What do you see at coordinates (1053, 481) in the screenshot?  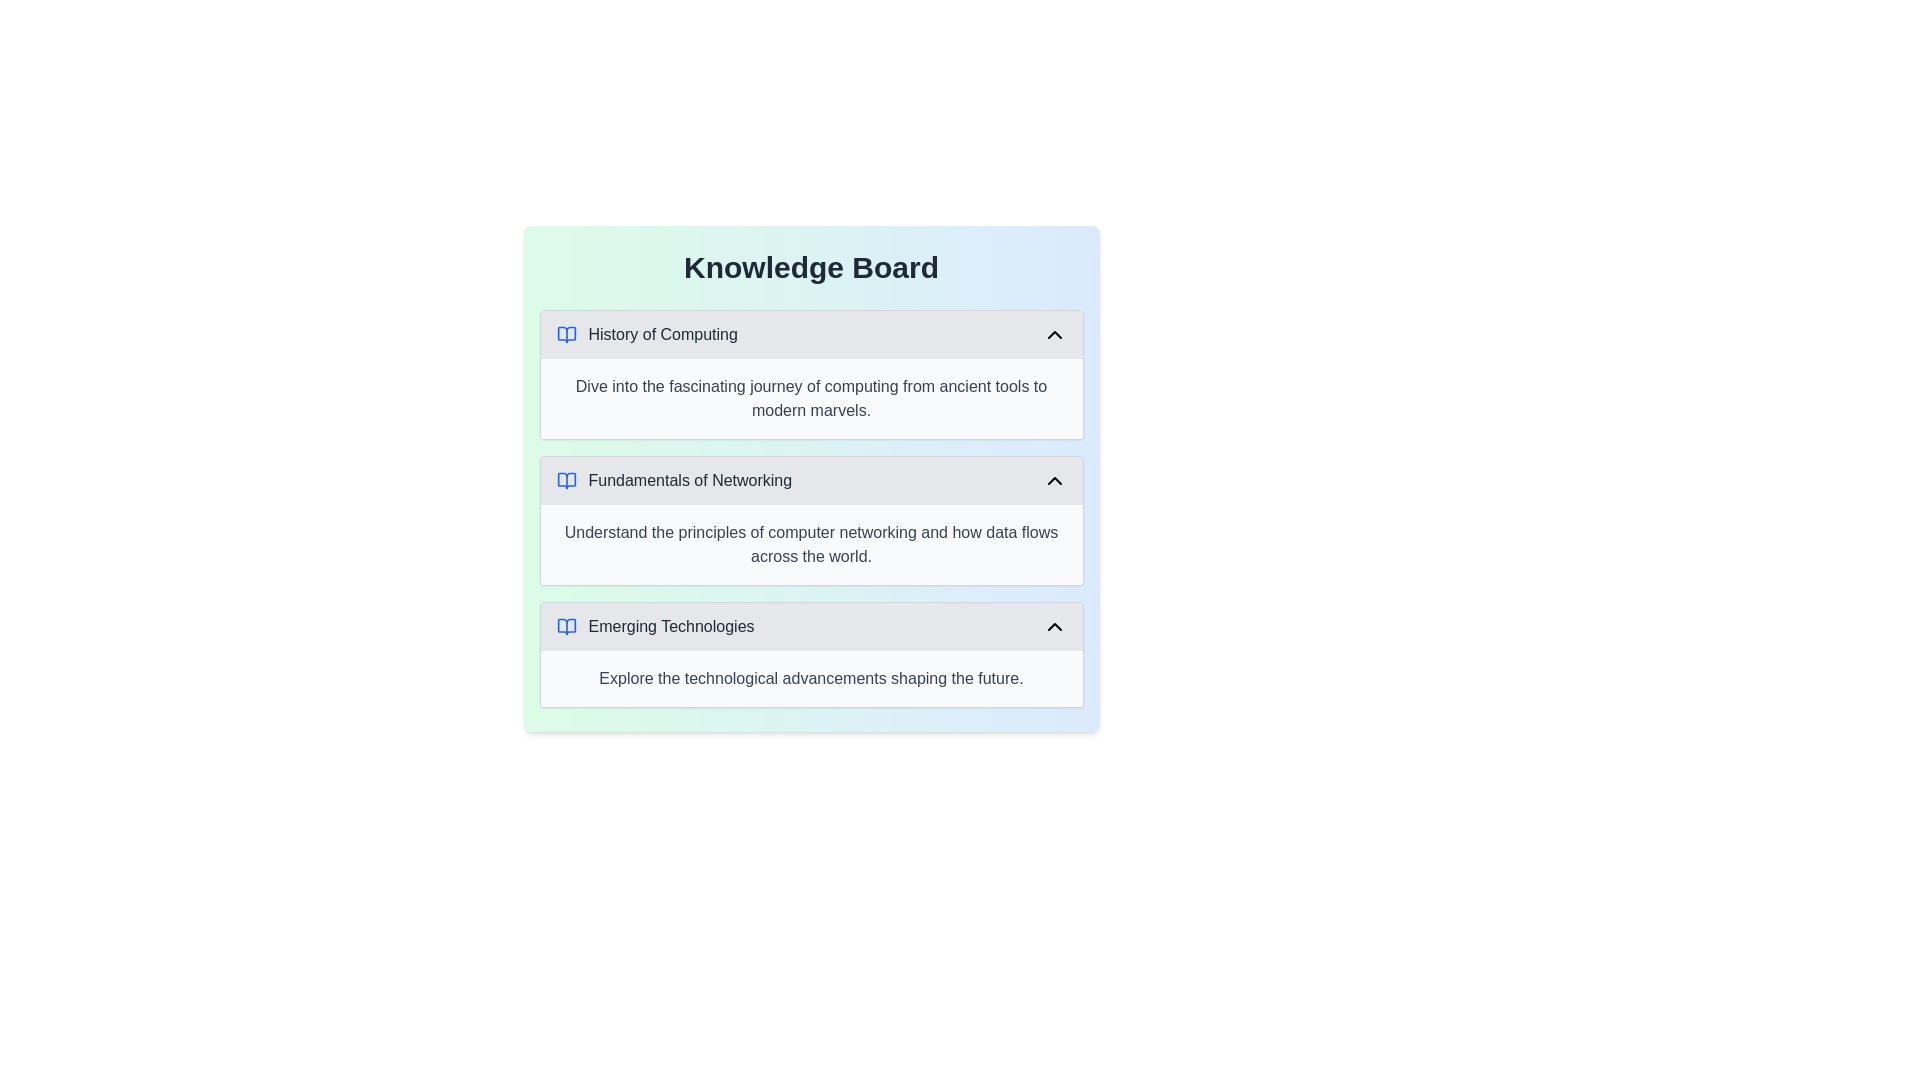 I see `the chevron icon located in the upper-right corner of the 'Fundamentals of Networking' section` at bounding box center [1053, 481].